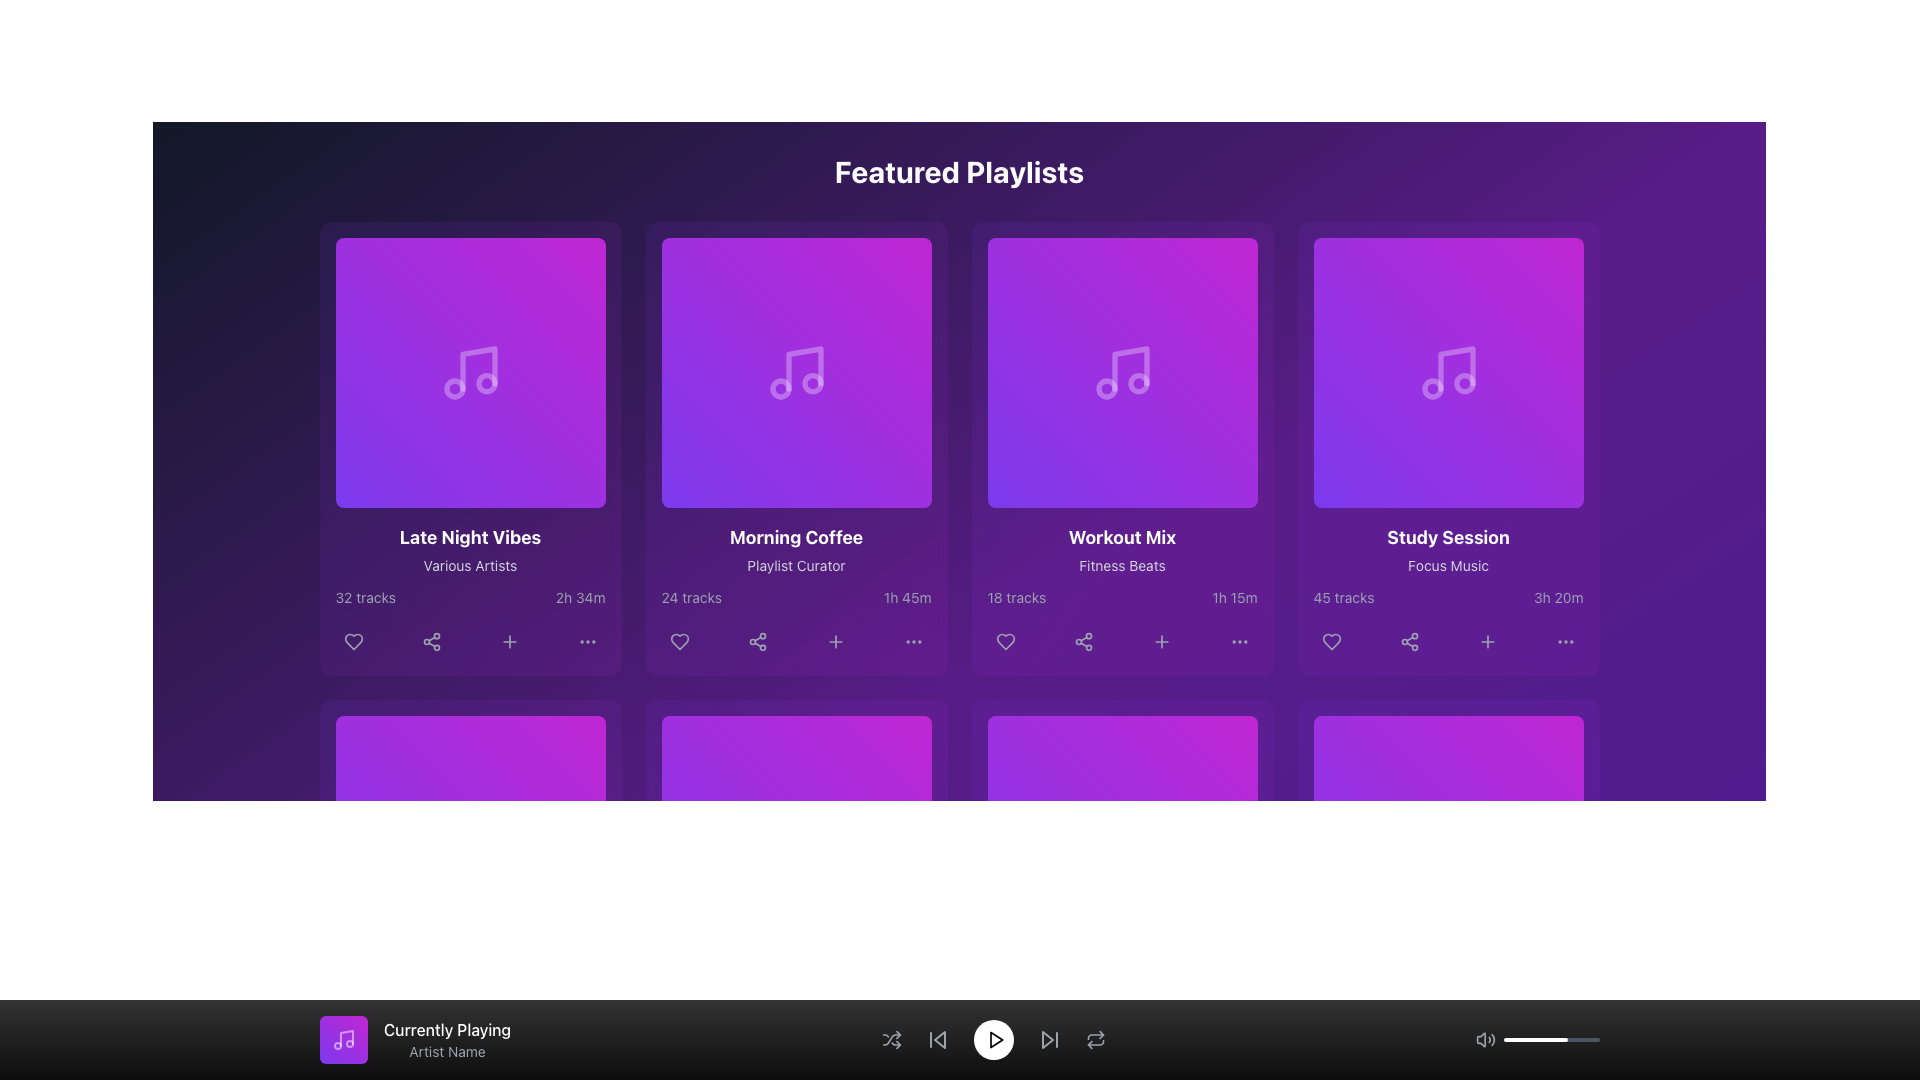 The image size is (1920, 1080). Describe the element at coordinates (797, 373) in the screenshot. I see `the small play icon button, which is a white triangle pointing to the right, located centrally within the 'Morning Coffee' card in the 'Featured Playlists' section` at that location.